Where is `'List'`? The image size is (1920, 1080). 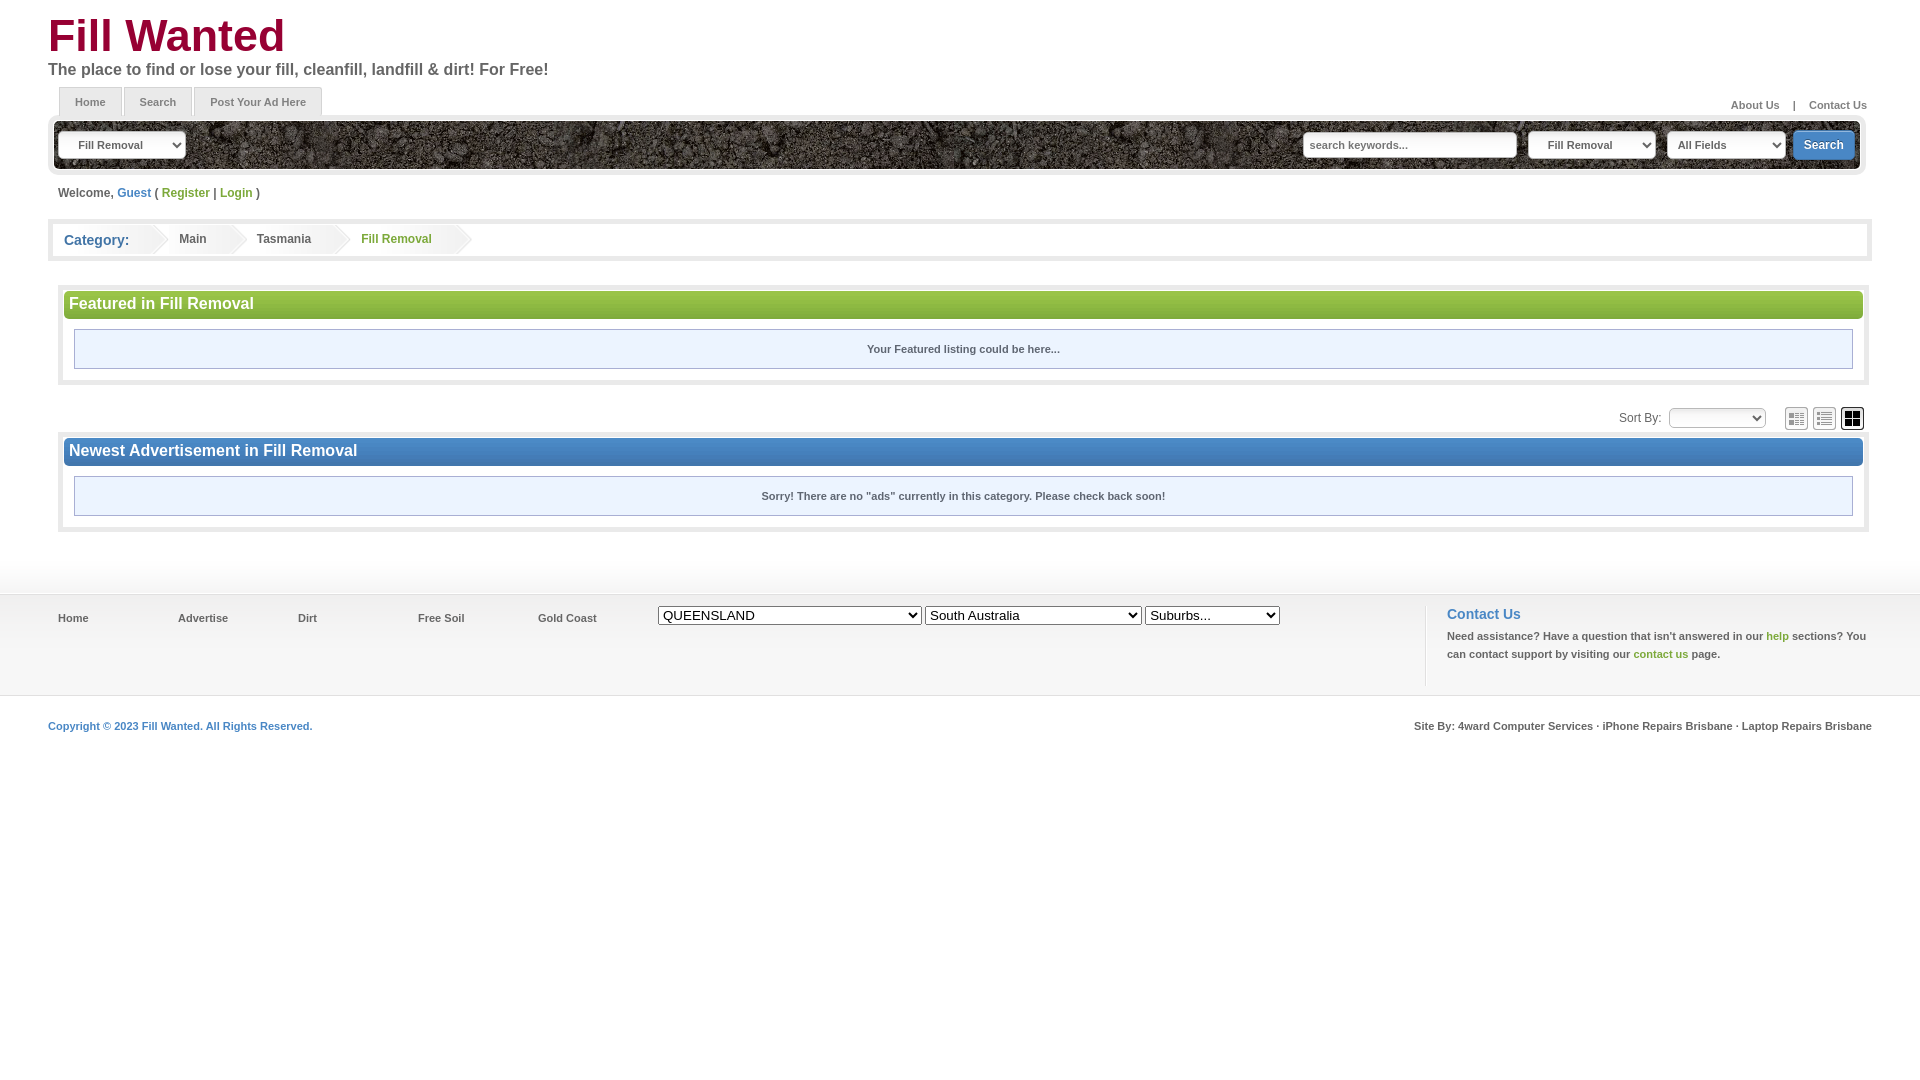 'List' is located at coordinates (1813, 416).